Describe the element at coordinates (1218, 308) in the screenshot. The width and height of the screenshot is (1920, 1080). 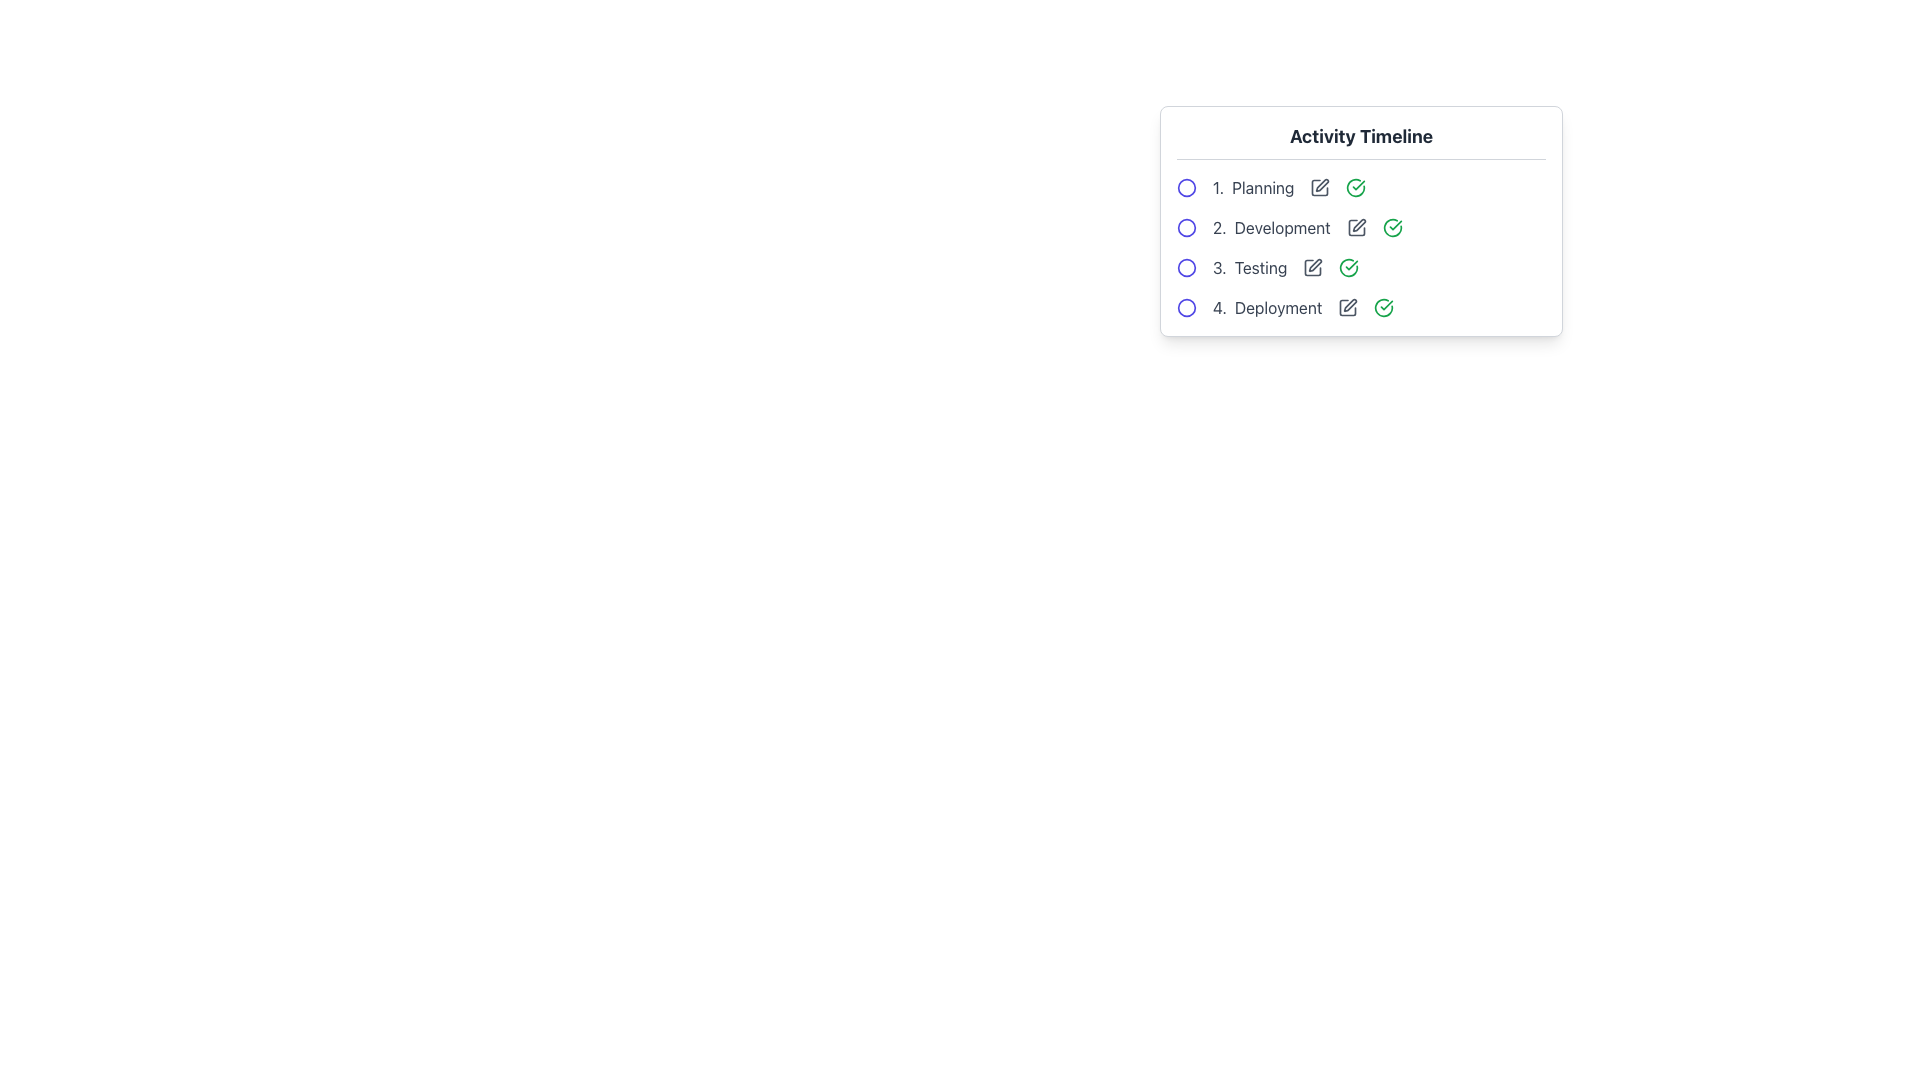
I see `the text label displaying the numeric string '4.' which is part of a numbered list in the activity timeline` at that location.